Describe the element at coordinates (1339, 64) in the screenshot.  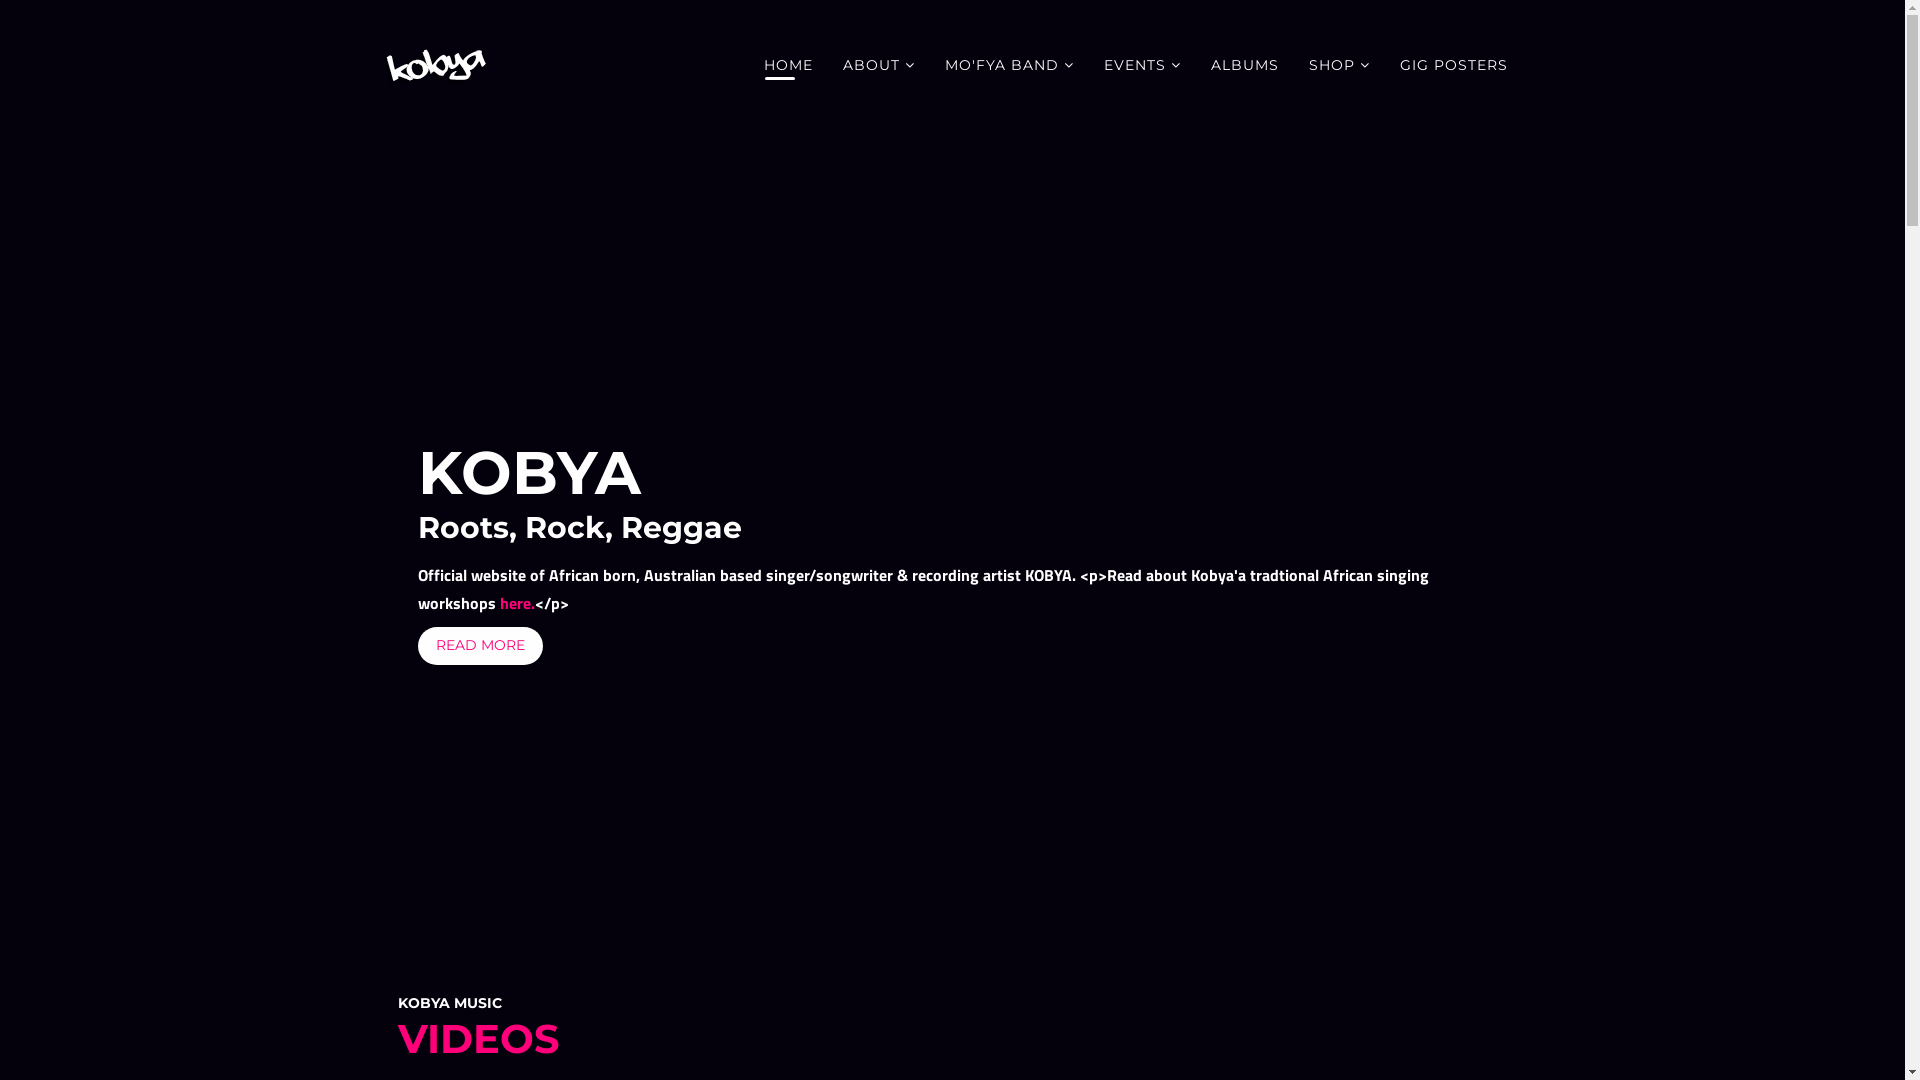
I see `'SHOP'` at that location.